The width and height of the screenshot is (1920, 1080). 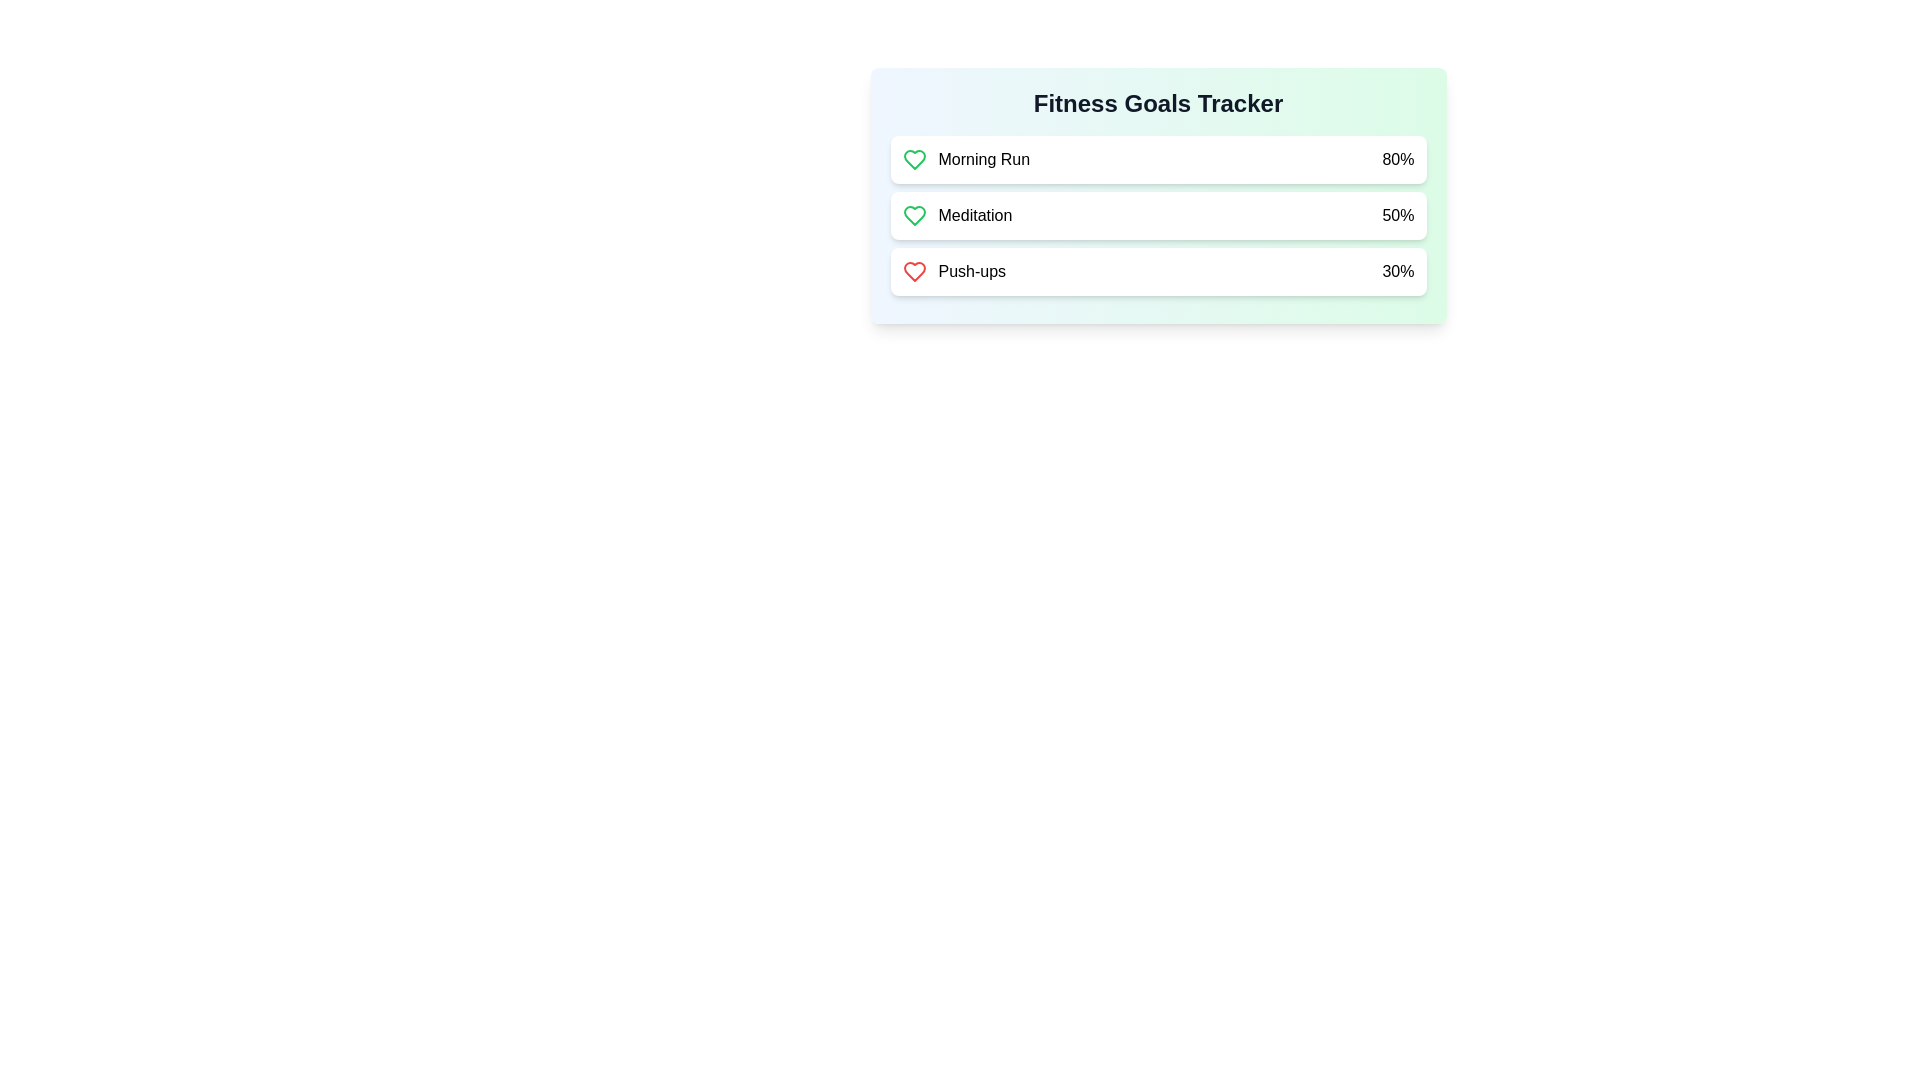 What do you see at coordinates (1397, 216) in the screenshot?
I see `the text element that visually presents a percentage, located in the second row of a list, at the end on the right side, adjacent to the text 'Meditation'` at bounding box center [1397, 216].